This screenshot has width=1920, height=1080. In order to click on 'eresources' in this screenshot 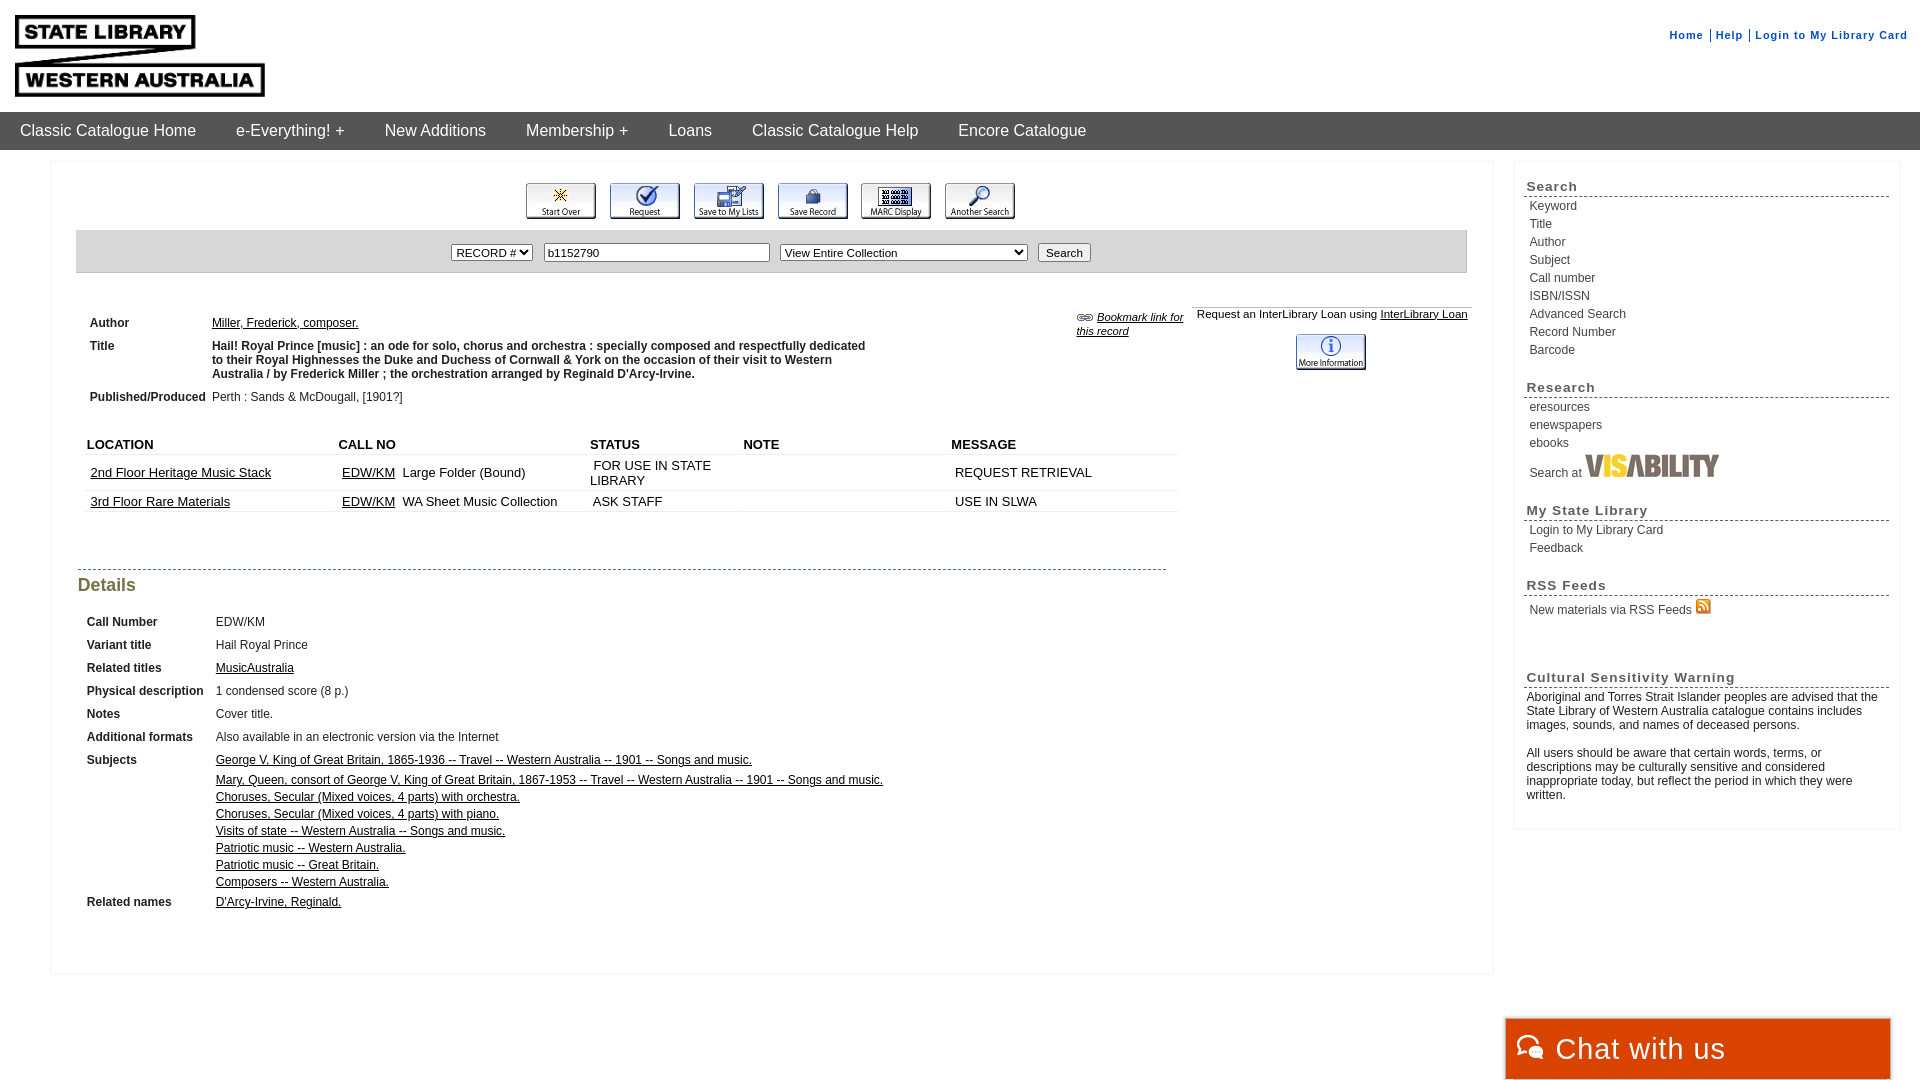, I will do `click(1528, 406)`.